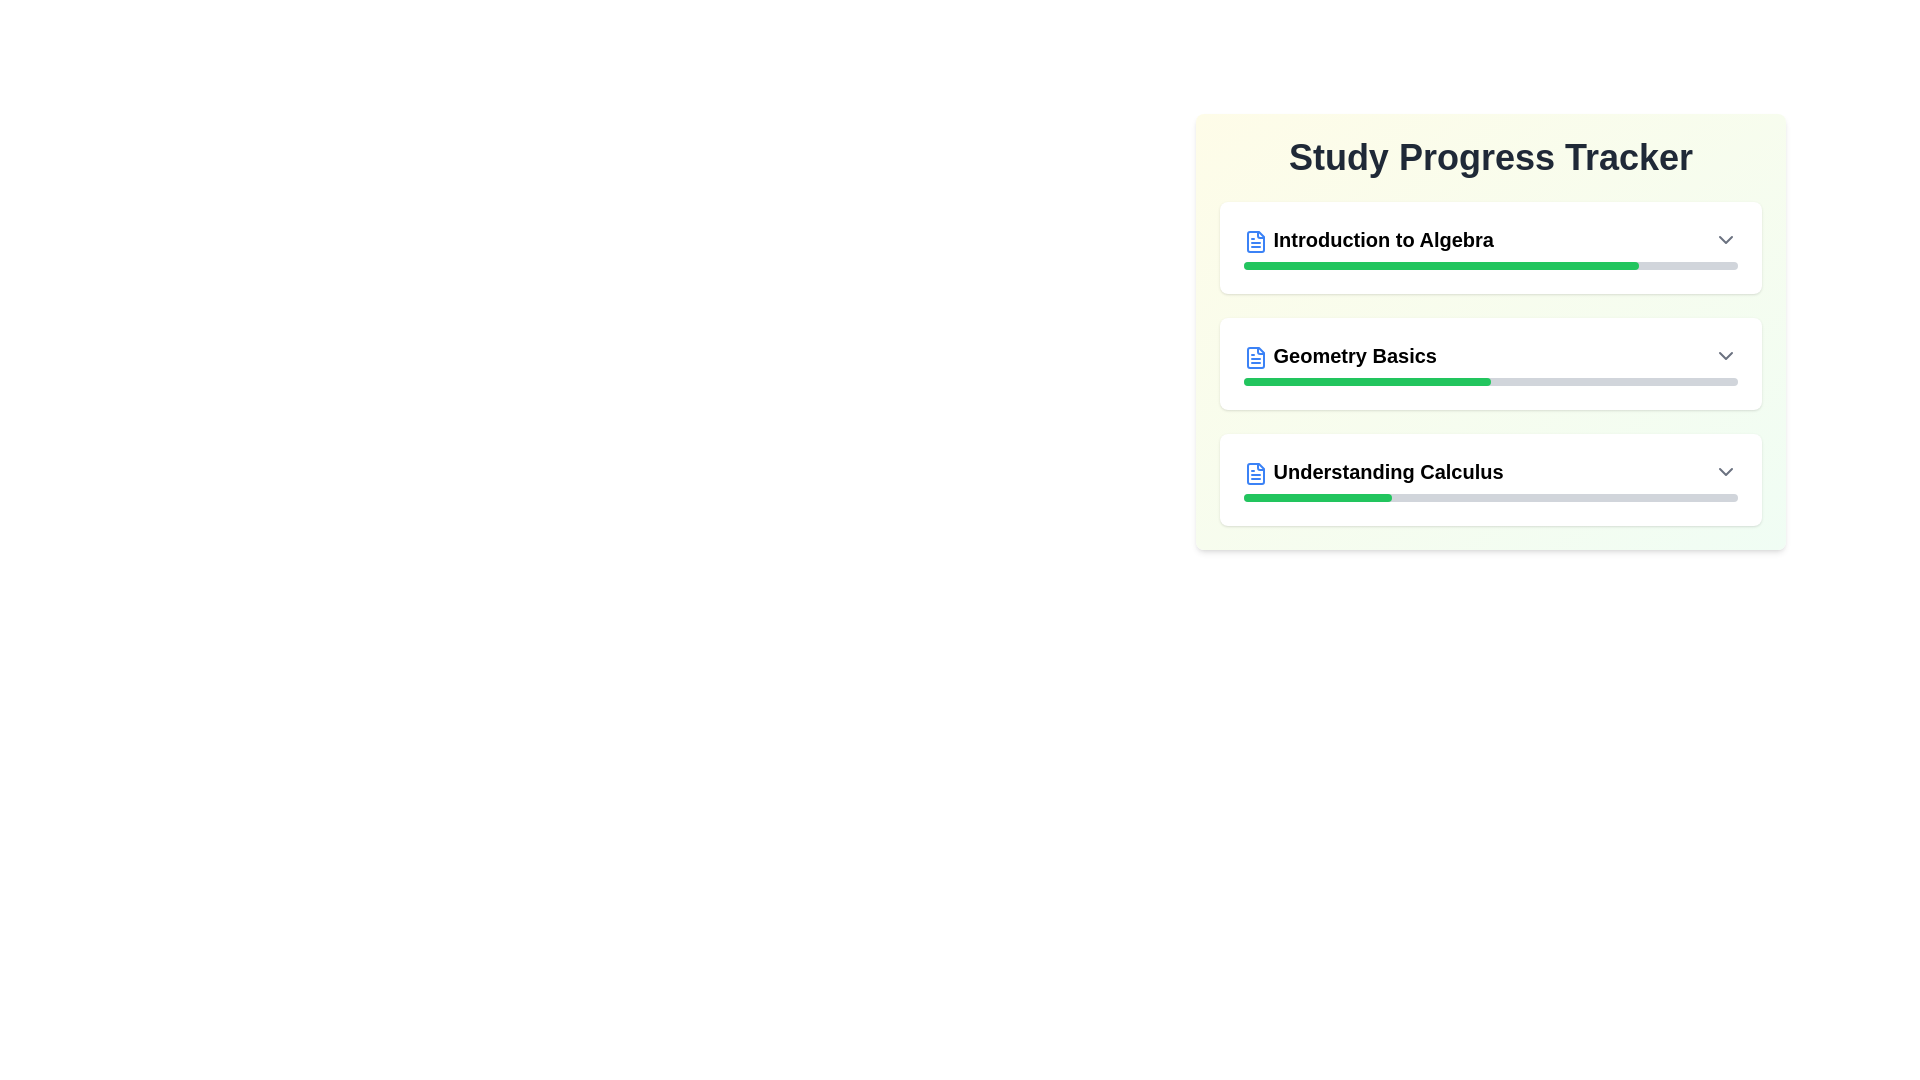  What do you see at coordinates (1725, 354) in the screenshot?
I see `the interactive chevron icon next to the 'Geometry Basics' text` at bounding box center [1725, 354].